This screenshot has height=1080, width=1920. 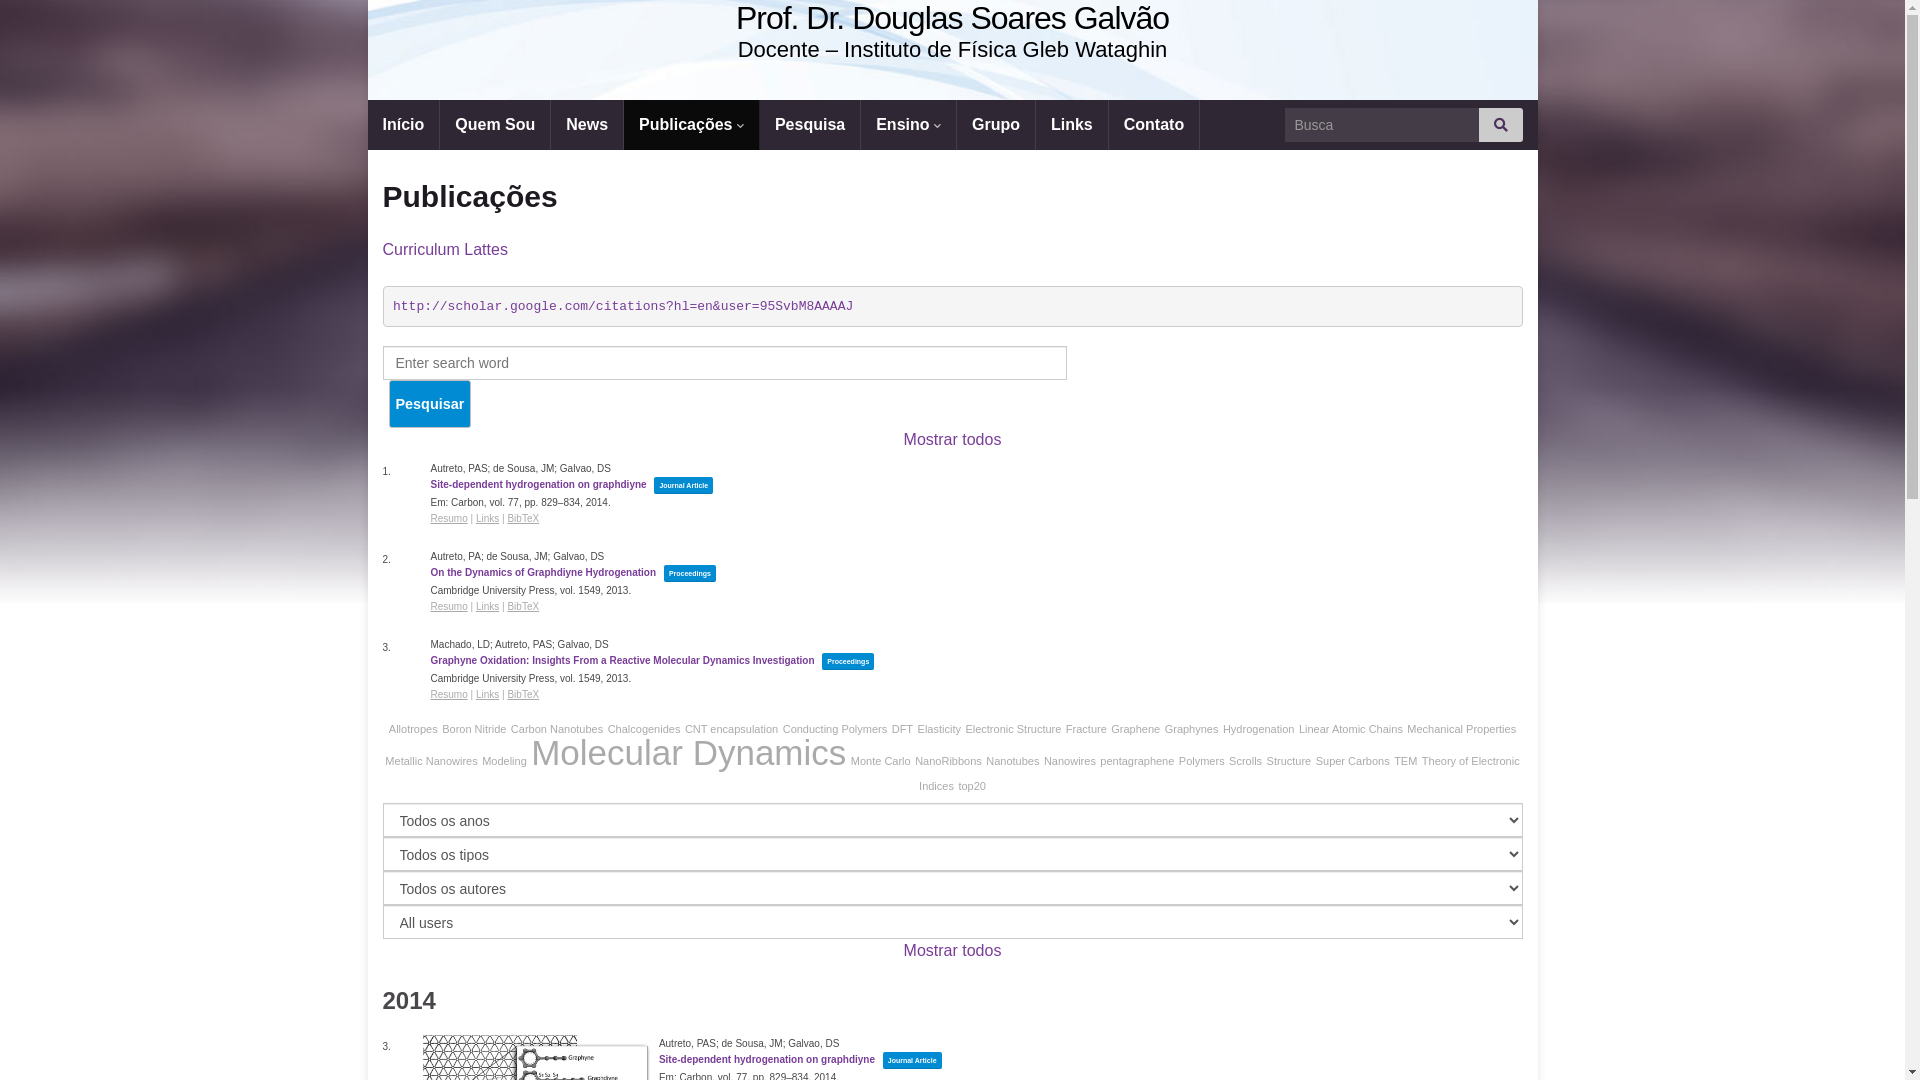 I want to click on 'Graphene', so click(x=1135, y=729).